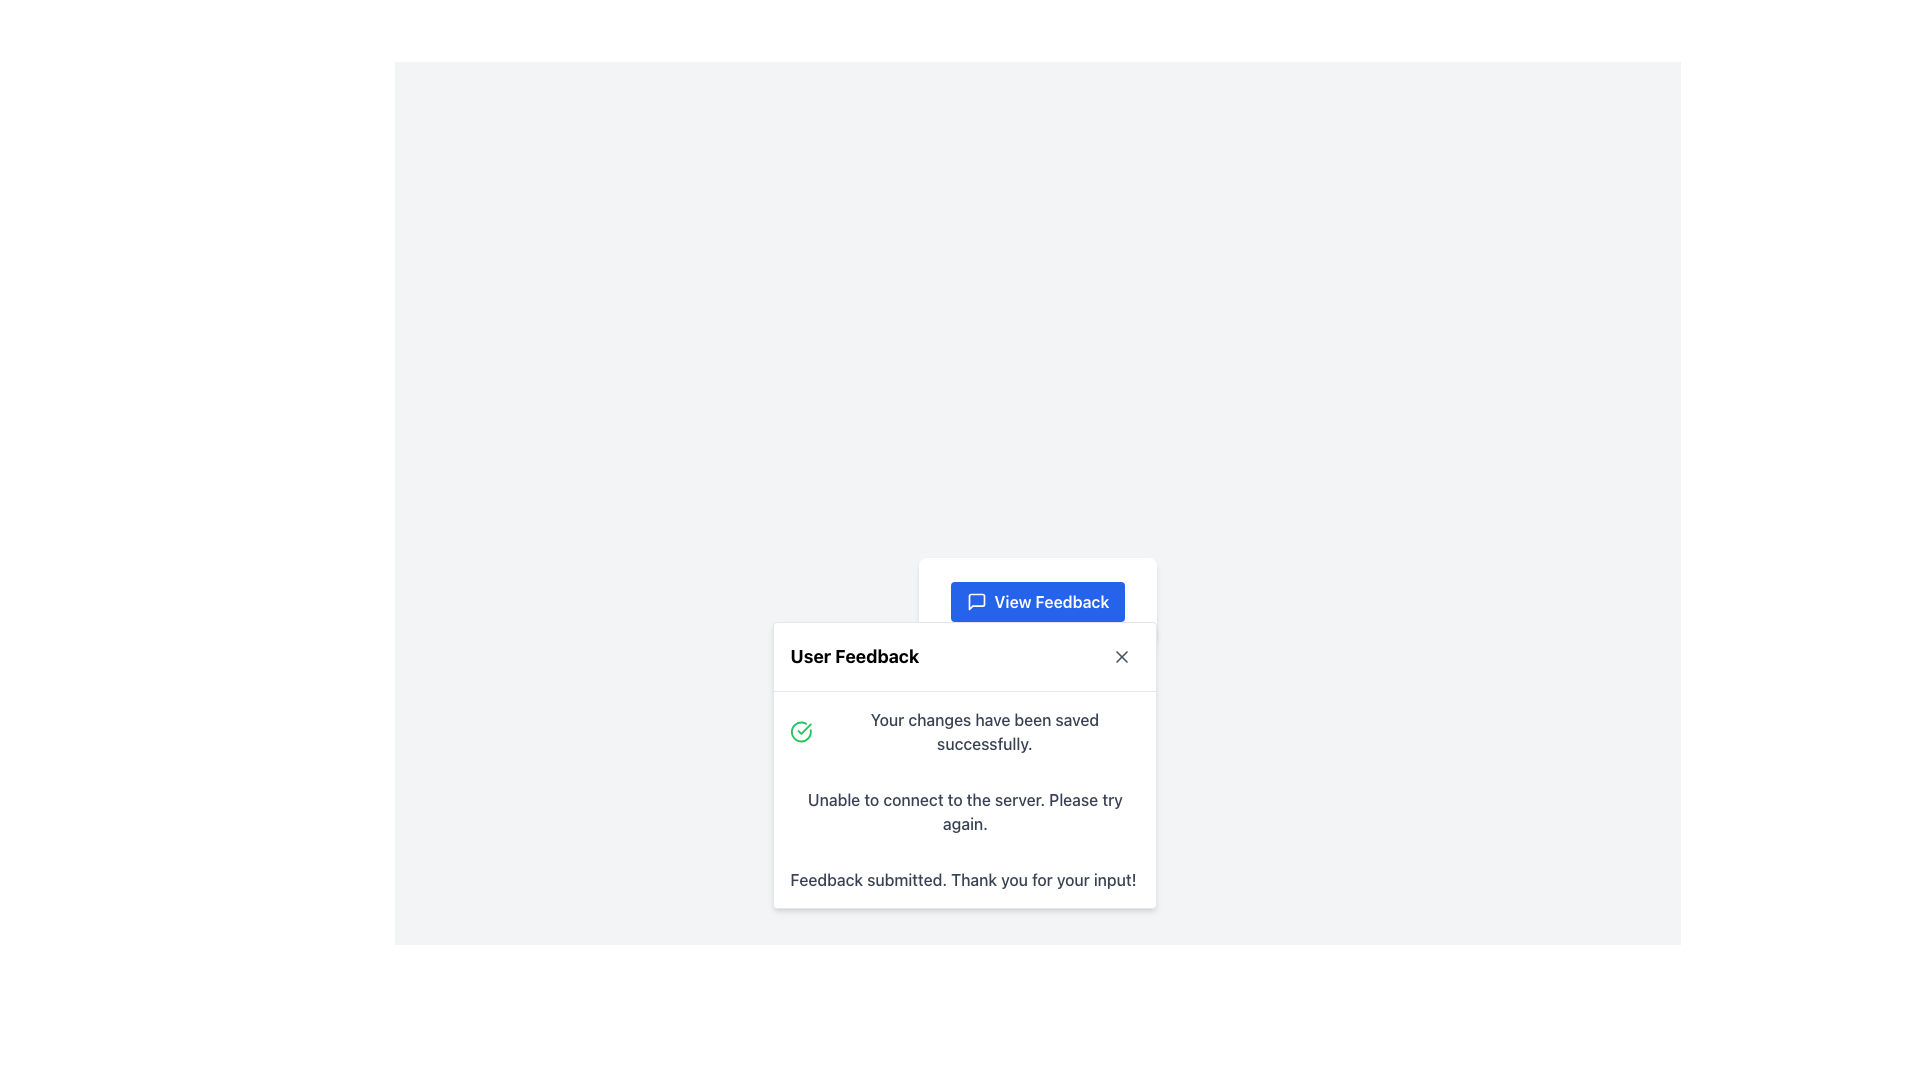  Describe the element at coordinates (965, 878) in the screenshot. I see `the text element displaying 'Feedback submitted. Thank you for your input!' which is positioned below the message 'Unable to connect to the server. Please try again.'` at that location.